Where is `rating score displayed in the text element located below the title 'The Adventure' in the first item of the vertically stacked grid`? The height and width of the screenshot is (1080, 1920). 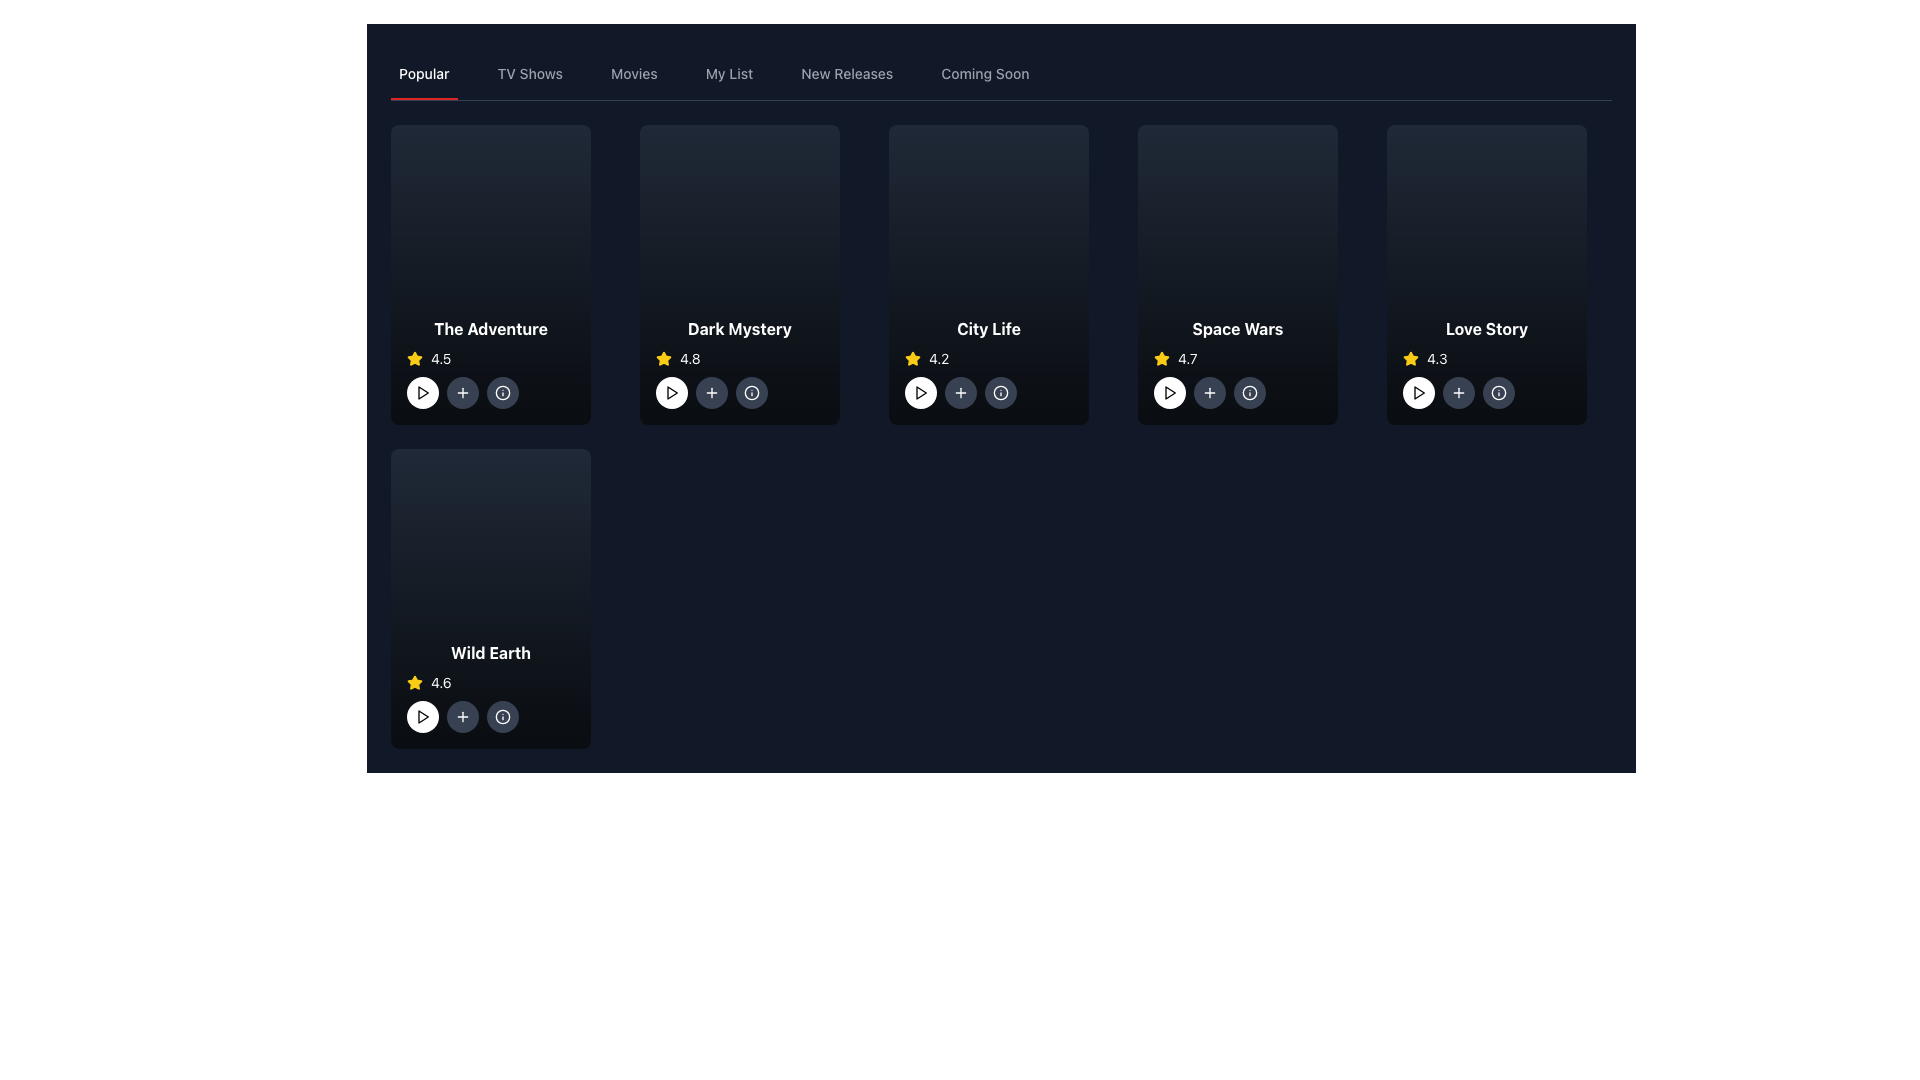 rating score displayed in the text element located below the title 'The Adventure' in the first item of the vertically stacked grid is located at coordinates (440, 357).